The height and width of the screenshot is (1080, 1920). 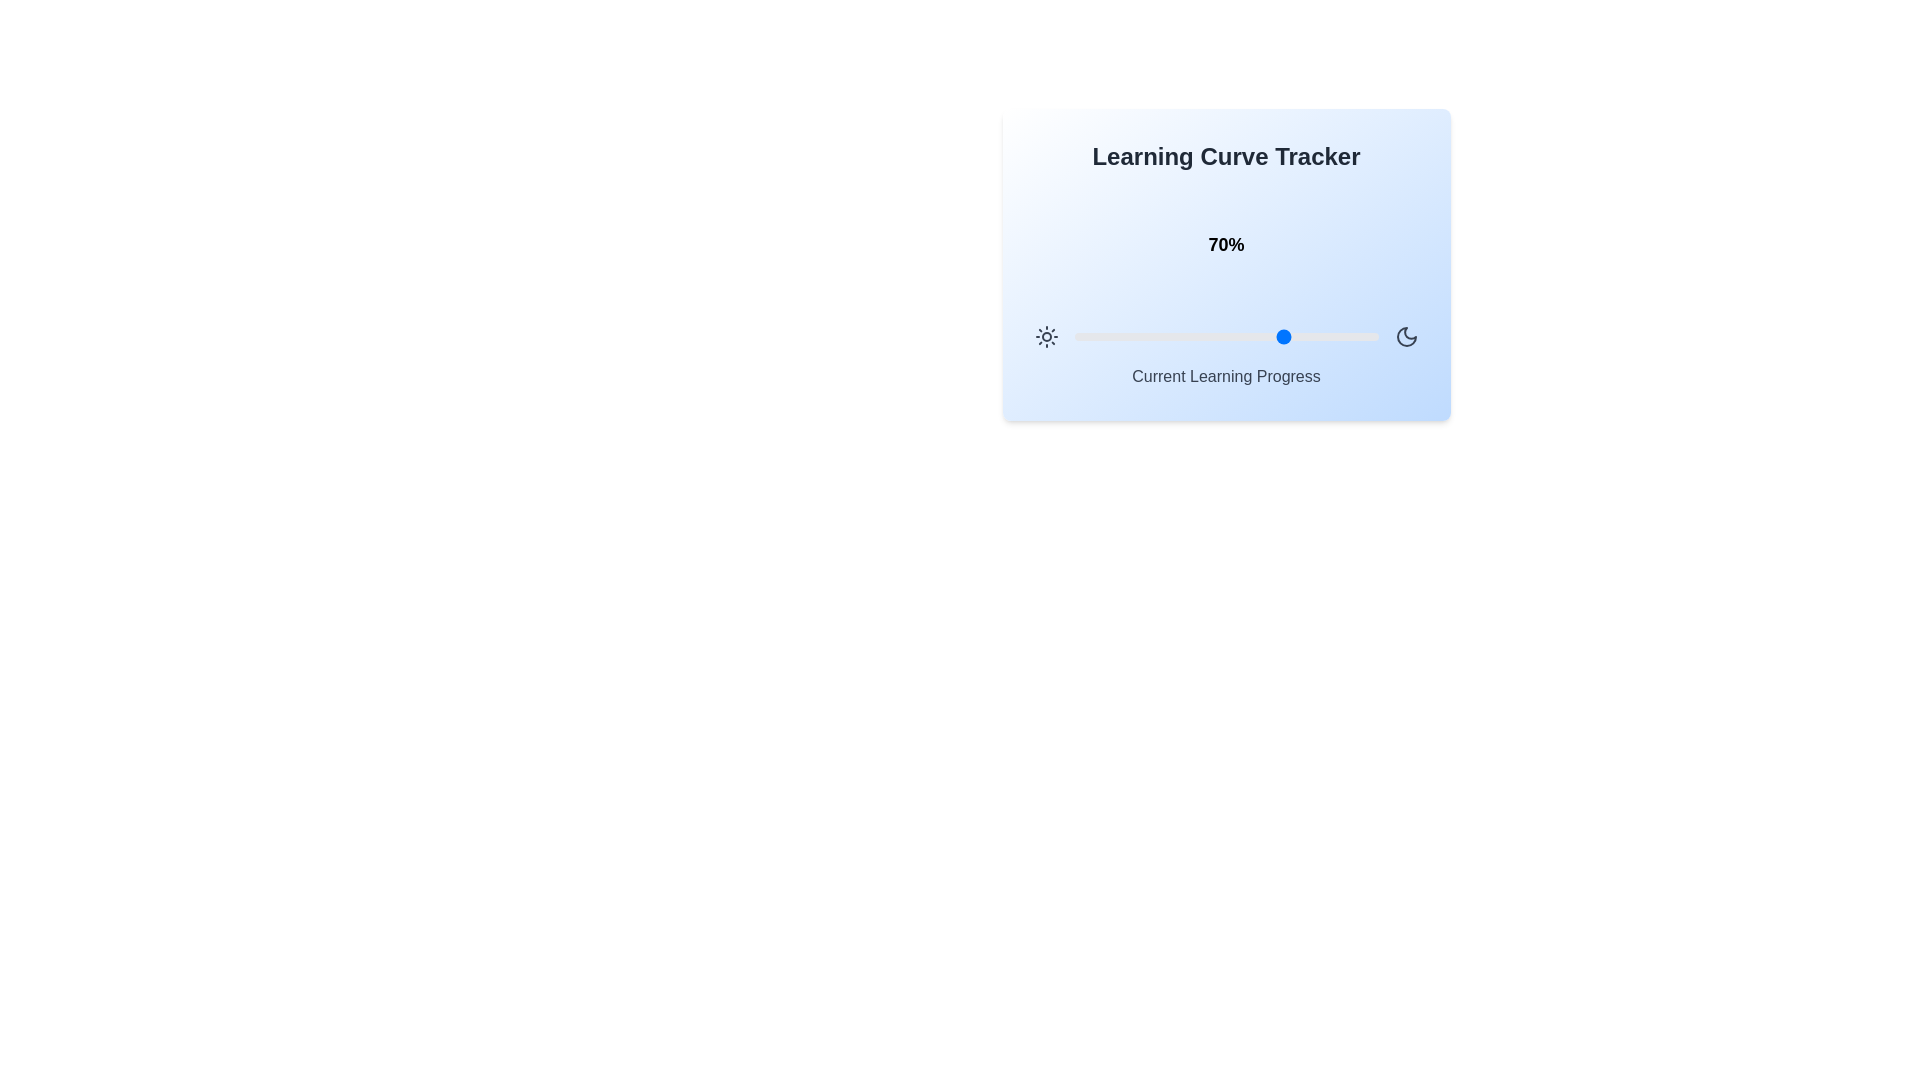 What do you see at coordinates (1045, 335) in the screenshot?
I see `the Sun icon to explore its behavior` at bounding box center [1045, 335].